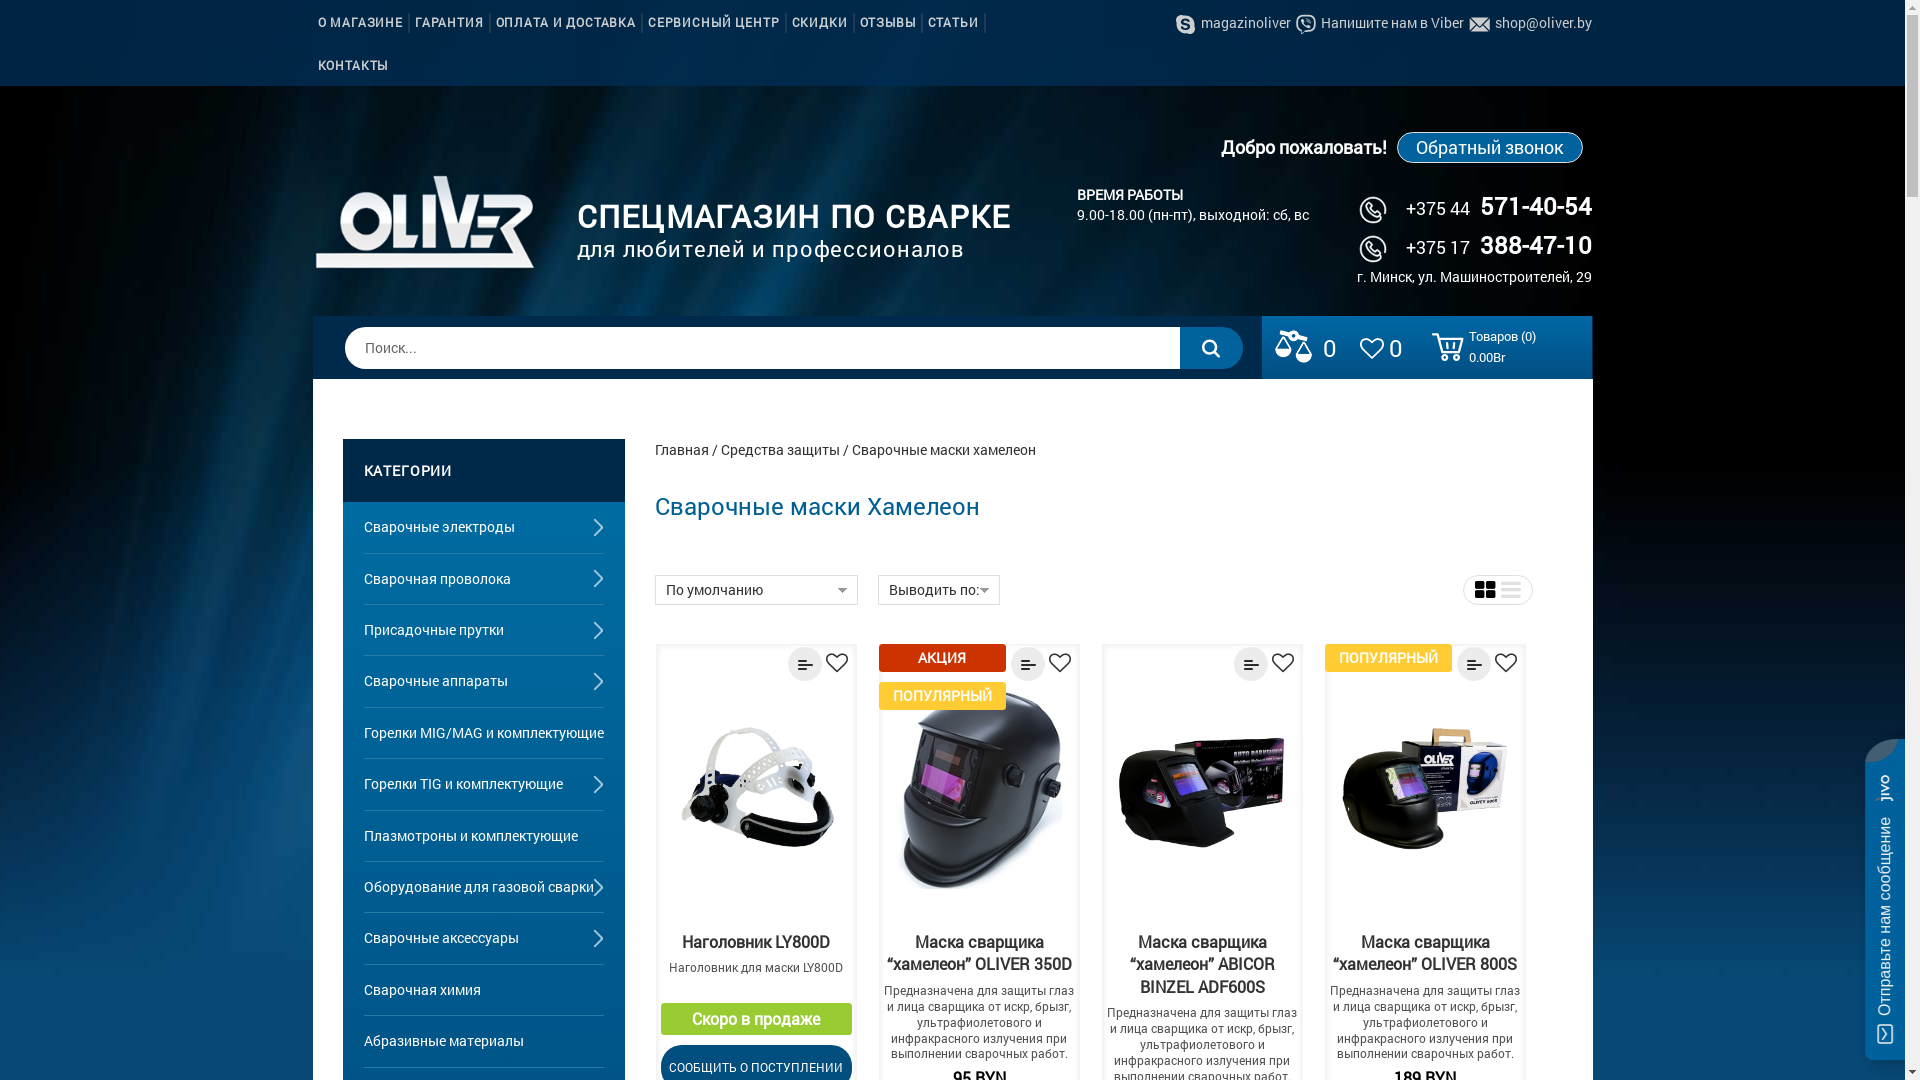 This screenshot has height=1080, width=1920. I want to click on '+375 44571-40-54', so click(1475, 208).